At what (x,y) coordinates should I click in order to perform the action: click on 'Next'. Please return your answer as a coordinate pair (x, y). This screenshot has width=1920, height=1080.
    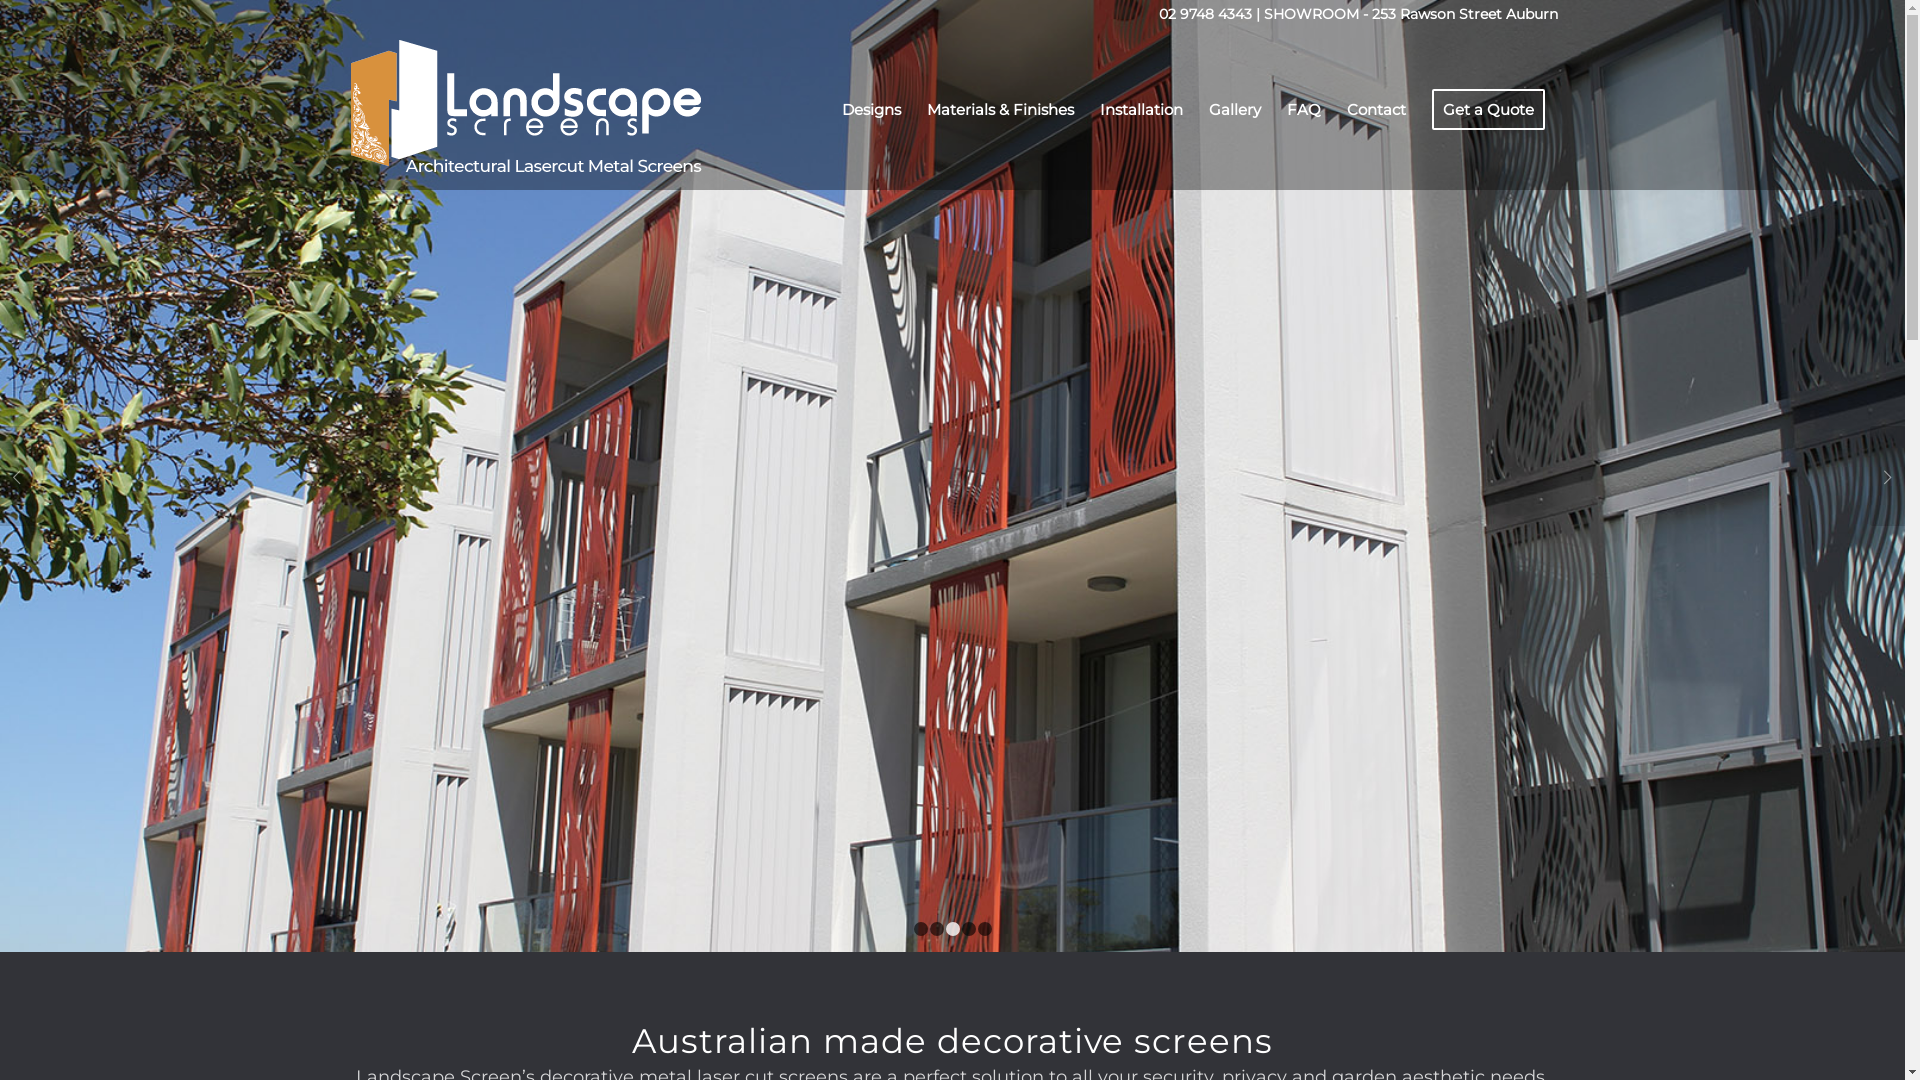
    Looking at the image, I should click on (1869, 475).